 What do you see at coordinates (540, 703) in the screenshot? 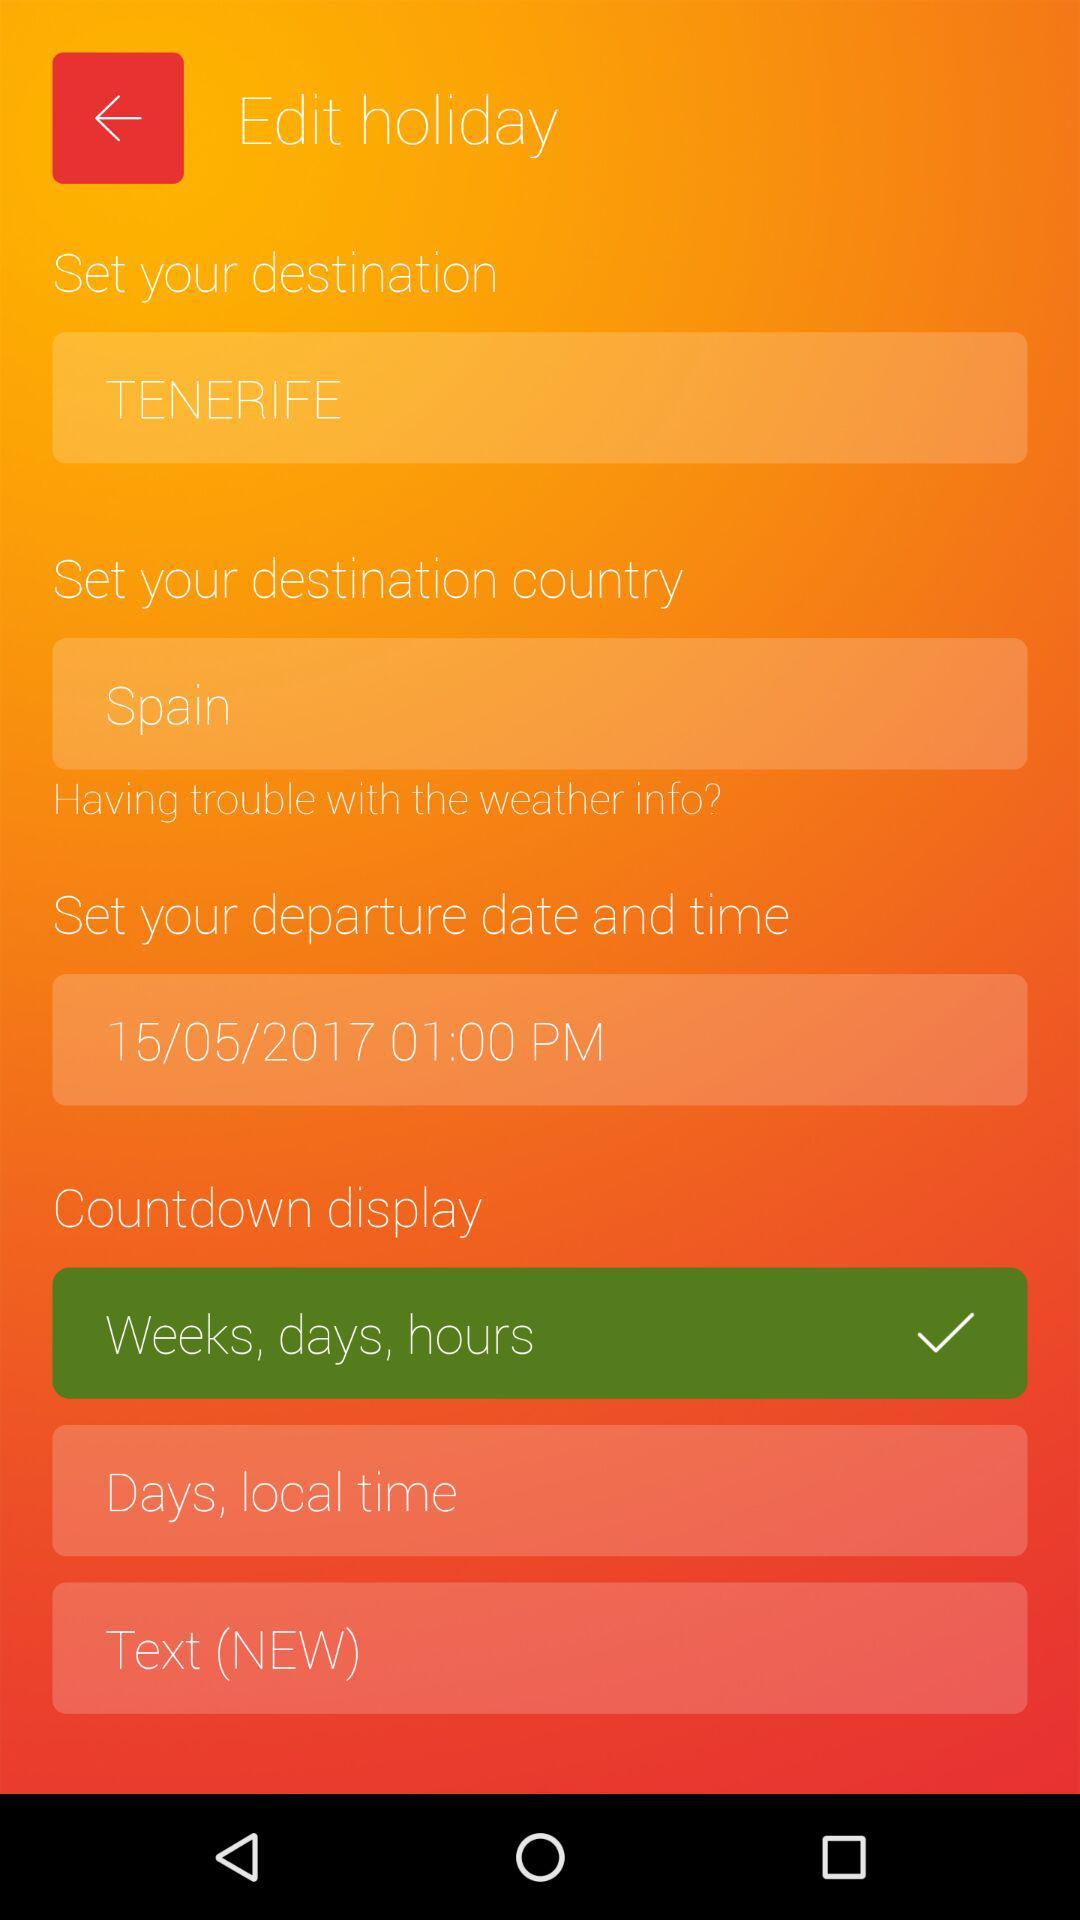
I see `the spain icon` at bounding box center [540, 703].